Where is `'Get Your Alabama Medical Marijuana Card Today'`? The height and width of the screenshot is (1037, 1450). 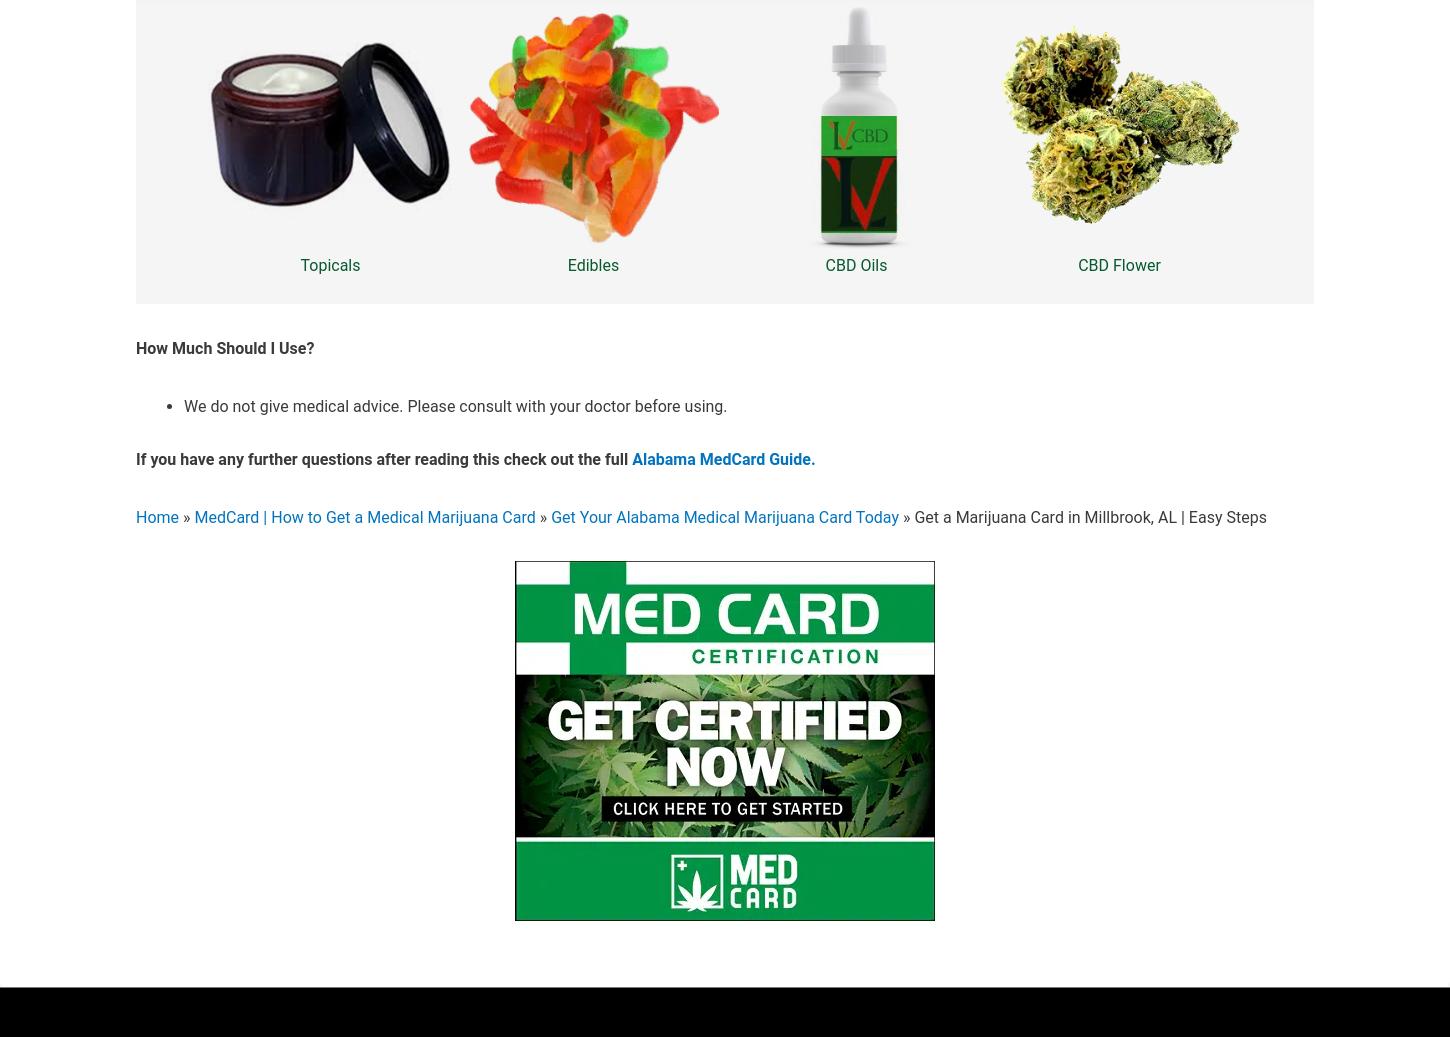
'Get Your Alabama Medical Marijuana Card Today' is located at coordinates (723, 516).